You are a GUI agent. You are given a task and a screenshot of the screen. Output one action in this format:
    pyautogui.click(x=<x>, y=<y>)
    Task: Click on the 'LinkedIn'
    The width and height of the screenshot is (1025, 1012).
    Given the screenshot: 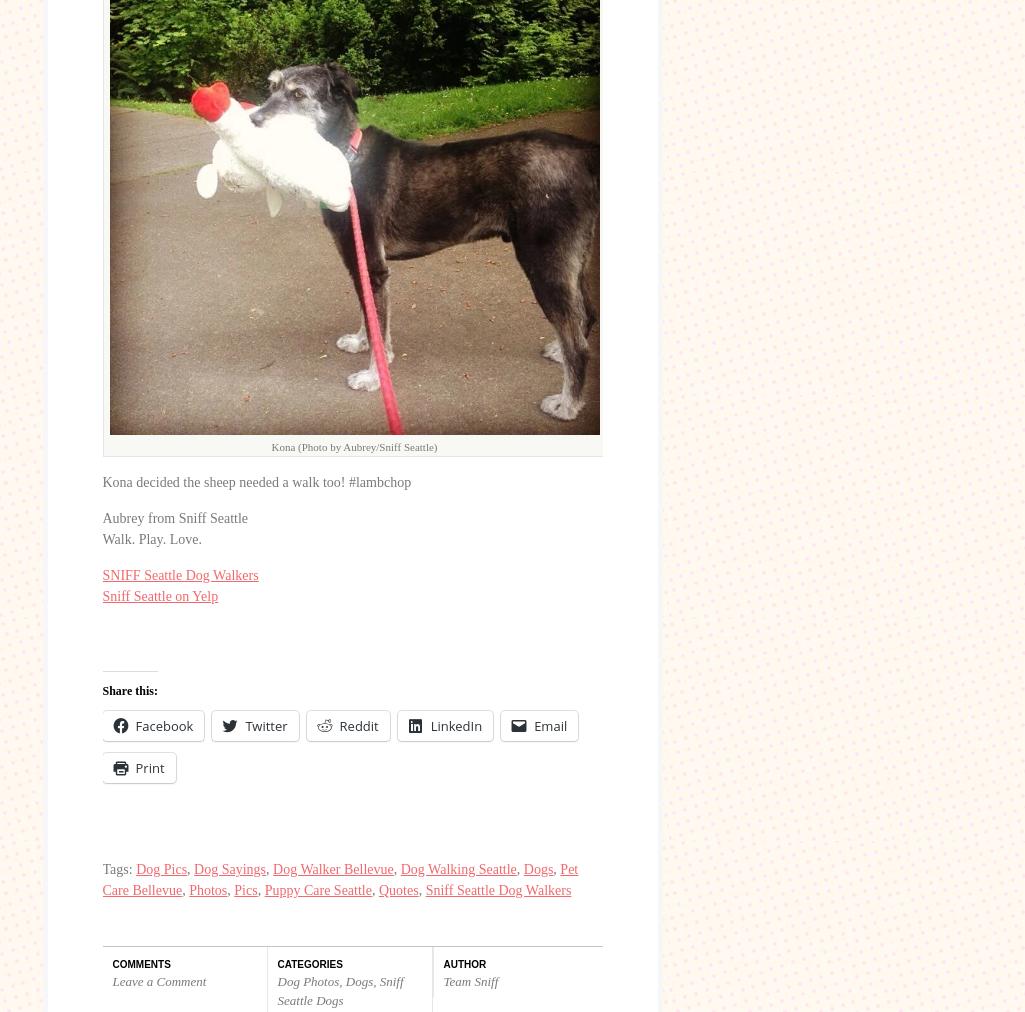 What is the action you would take?
    pyautogui.click(x=455, y=724)
    